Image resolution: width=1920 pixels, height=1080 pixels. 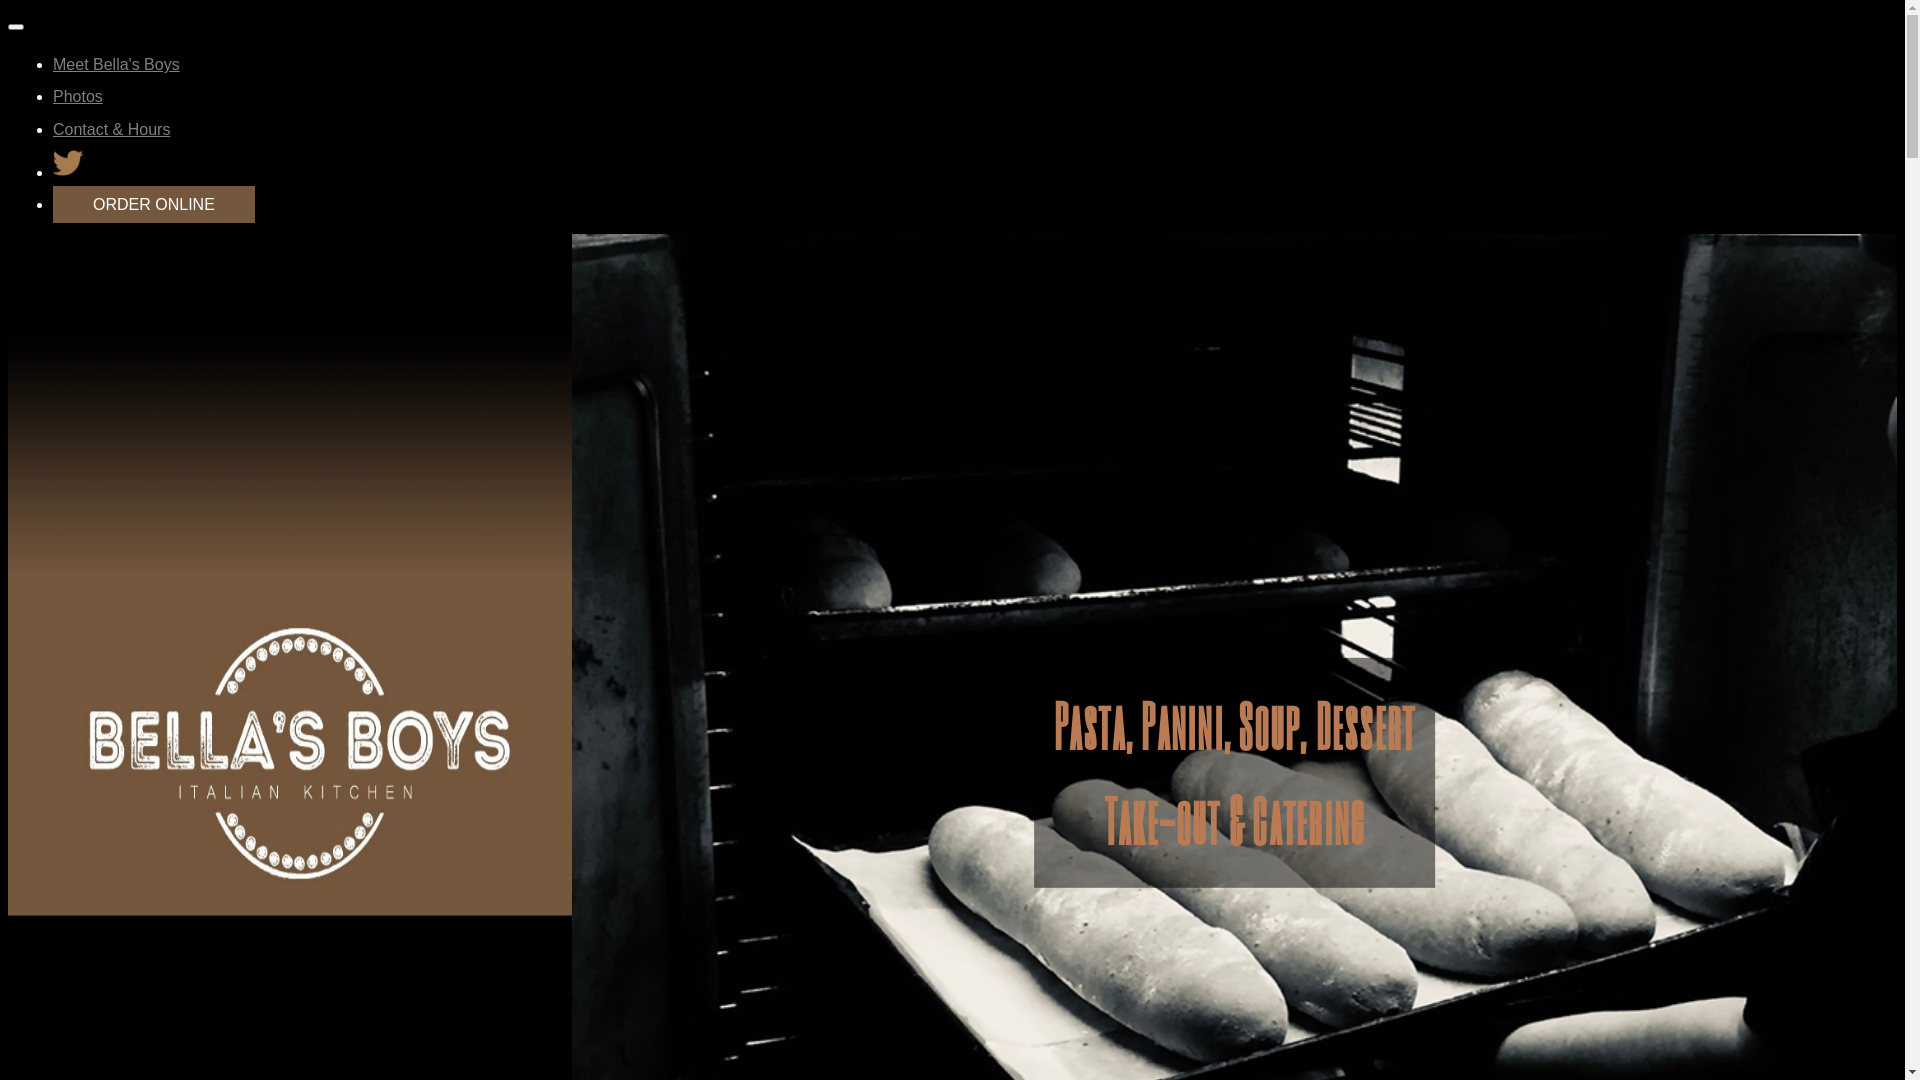 I want to click on 'Contact & Hours', so click(x=110, y=129).